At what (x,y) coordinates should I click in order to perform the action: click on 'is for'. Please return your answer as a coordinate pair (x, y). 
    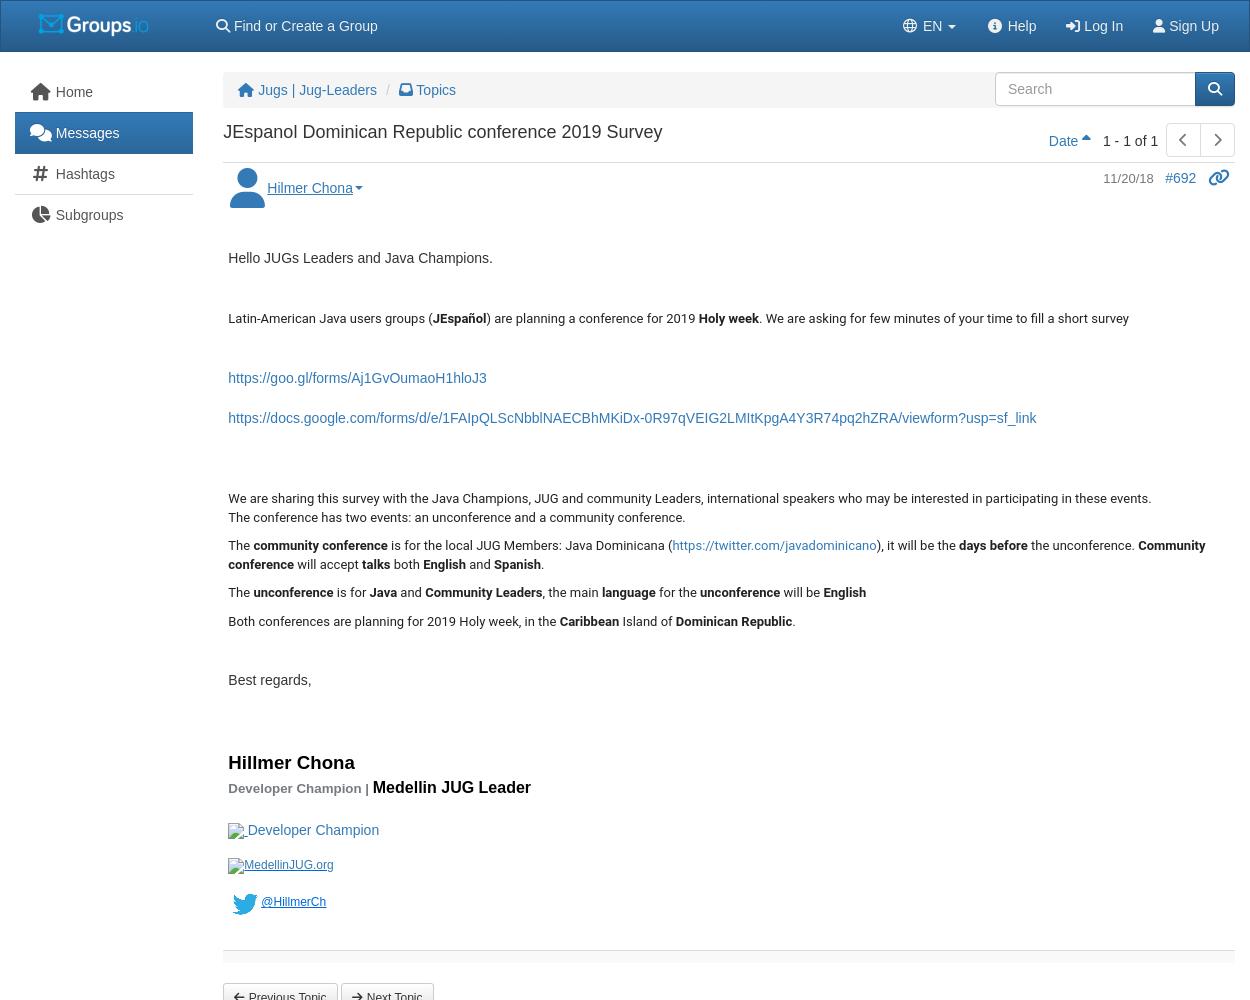
    Looking at the image, I should click on (350, 591).